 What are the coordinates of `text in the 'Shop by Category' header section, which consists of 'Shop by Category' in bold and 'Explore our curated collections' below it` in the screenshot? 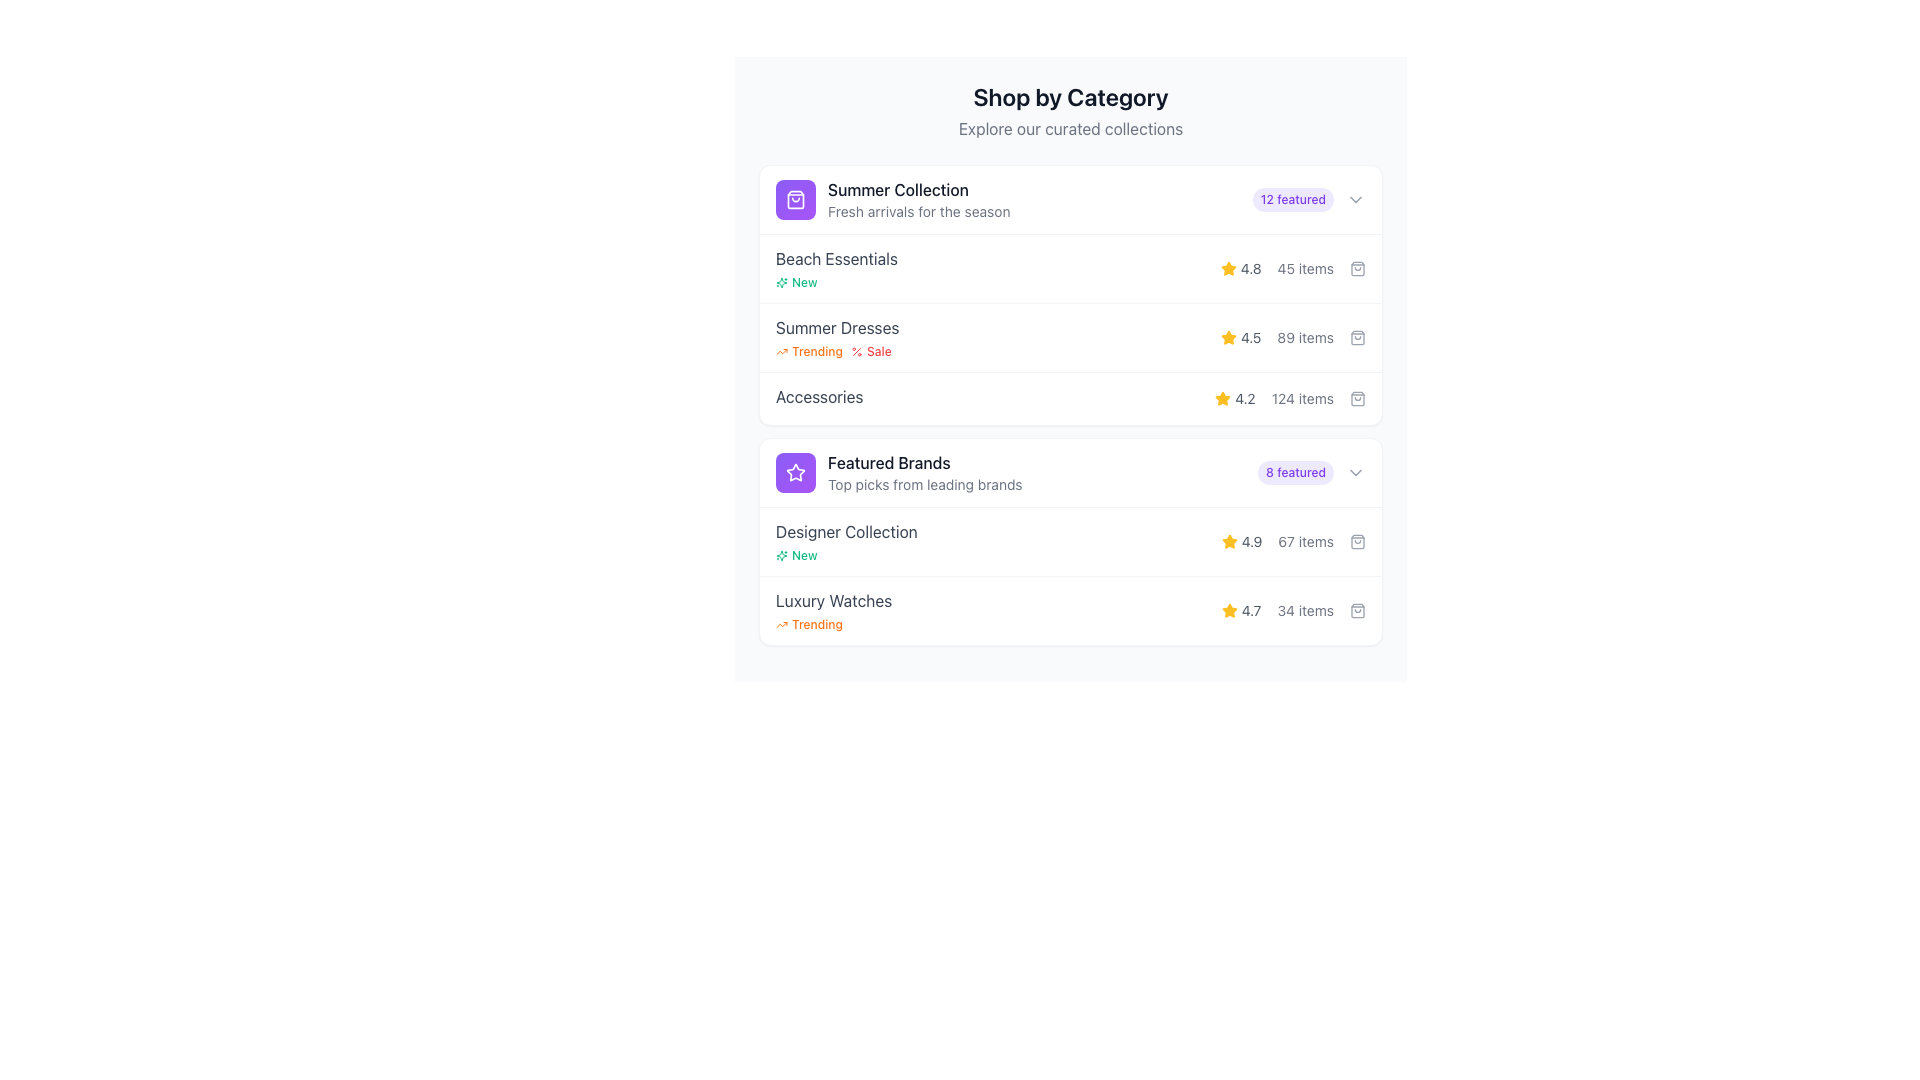 It's located at (1069, 111).